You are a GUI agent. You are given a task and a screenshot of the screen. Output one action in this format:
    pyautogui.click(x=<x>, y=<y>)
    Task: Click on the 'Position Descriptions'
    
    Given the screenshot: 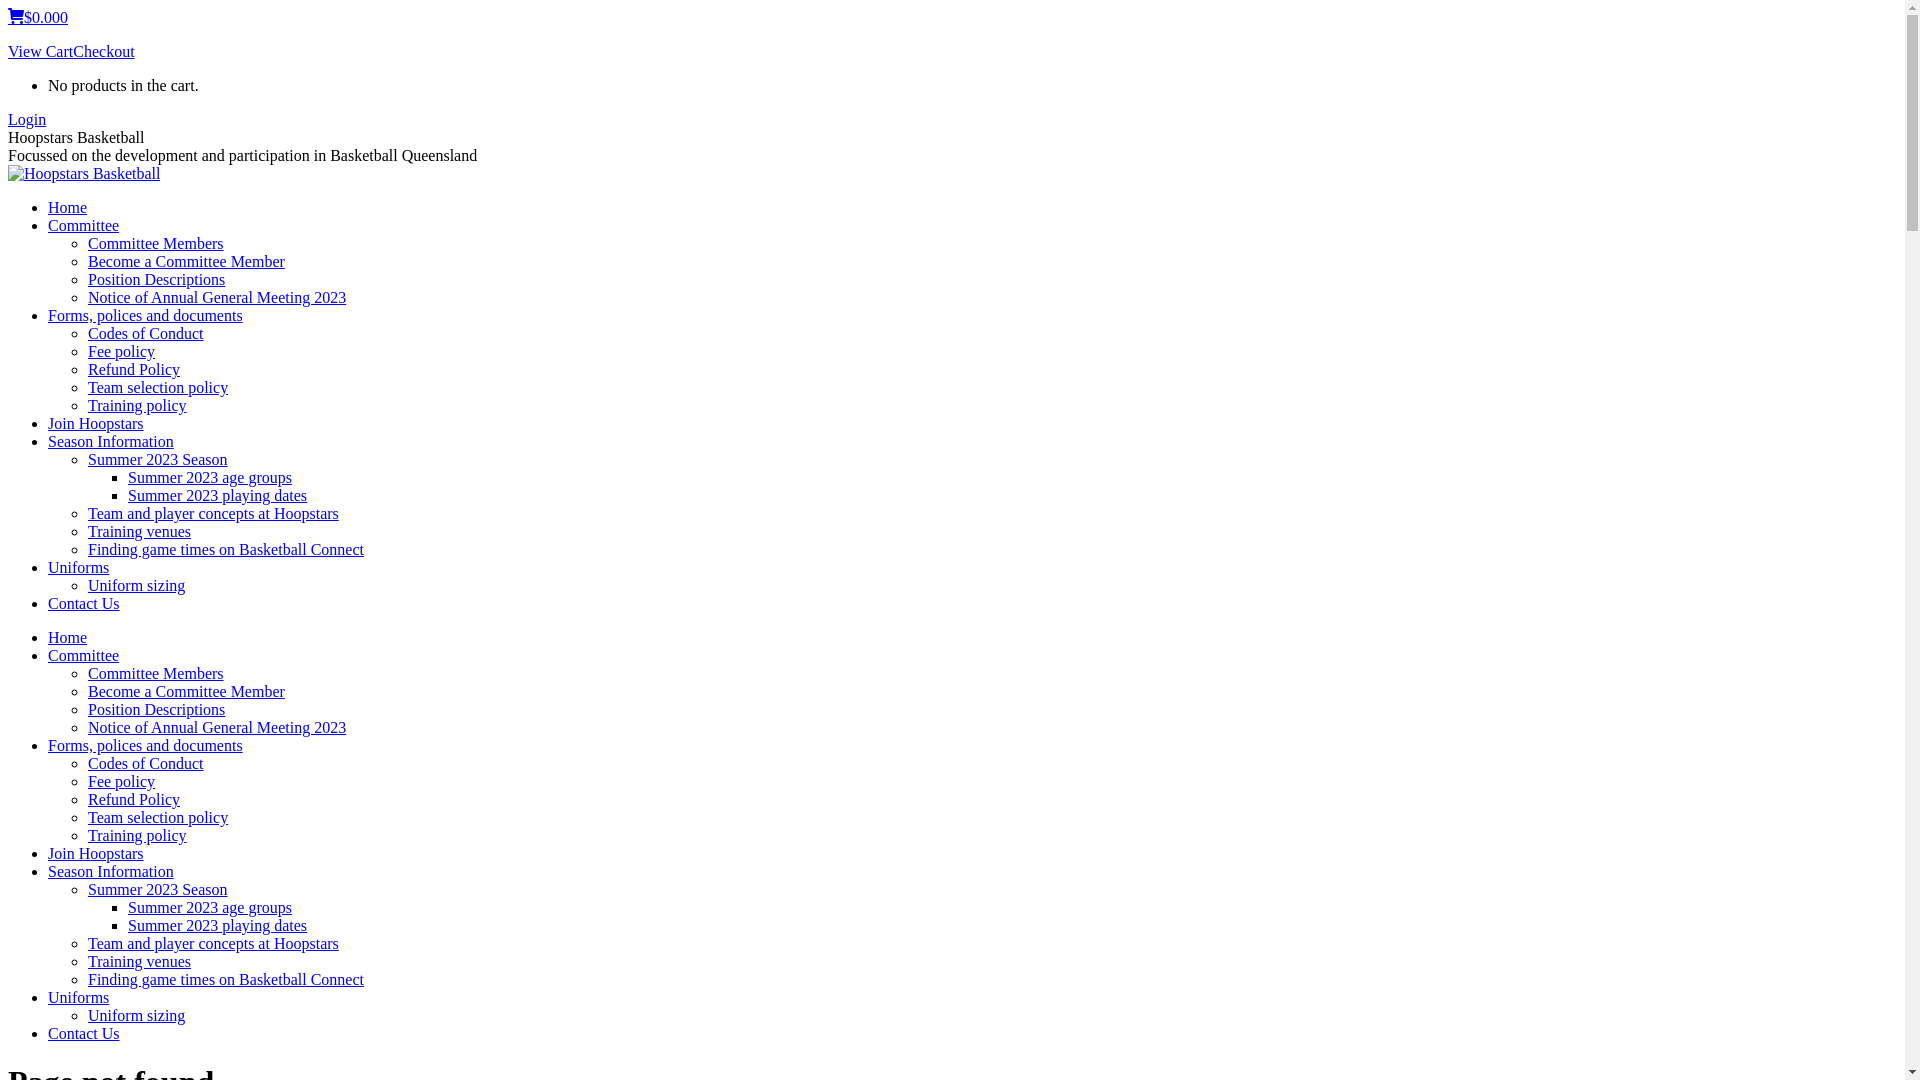 What is the action you would take?
    pyautogui.click(x=155, y=279)
    